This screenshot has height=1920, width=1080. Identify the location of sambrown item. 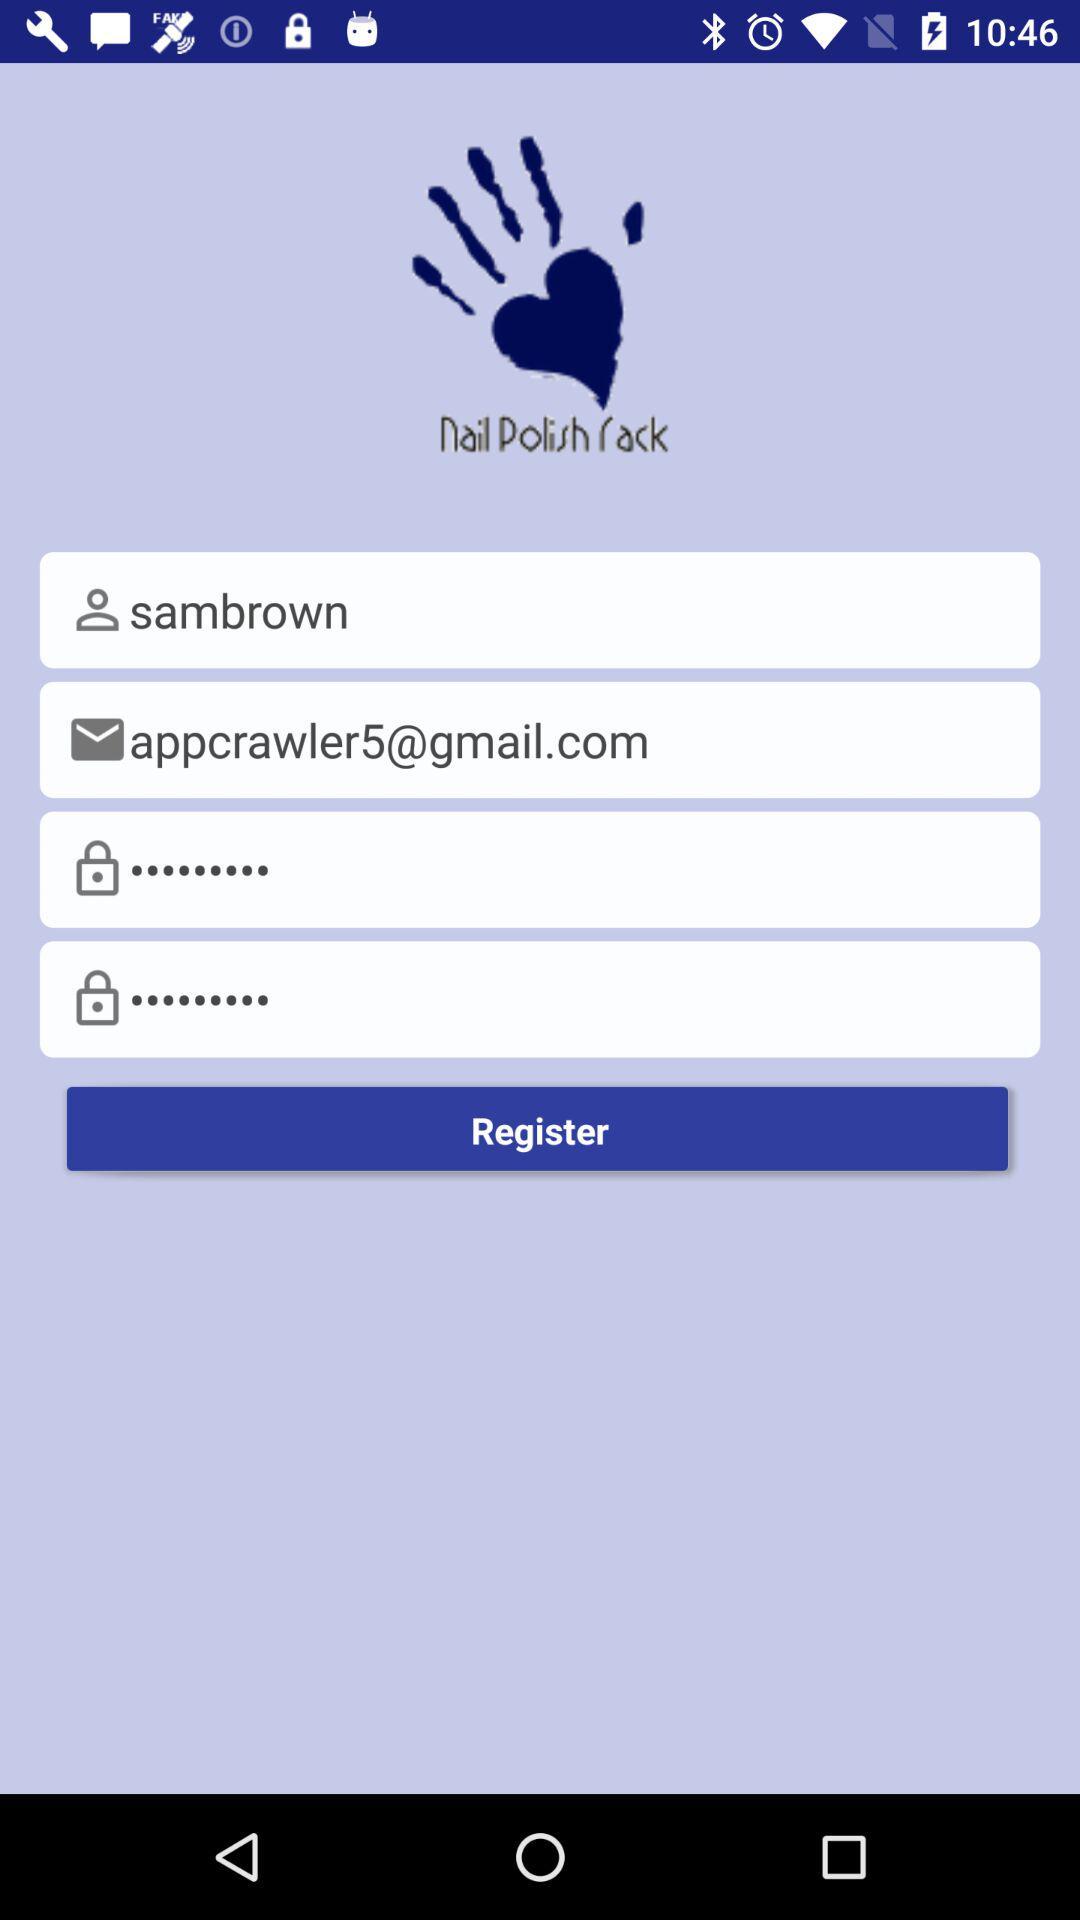
(540, 609).